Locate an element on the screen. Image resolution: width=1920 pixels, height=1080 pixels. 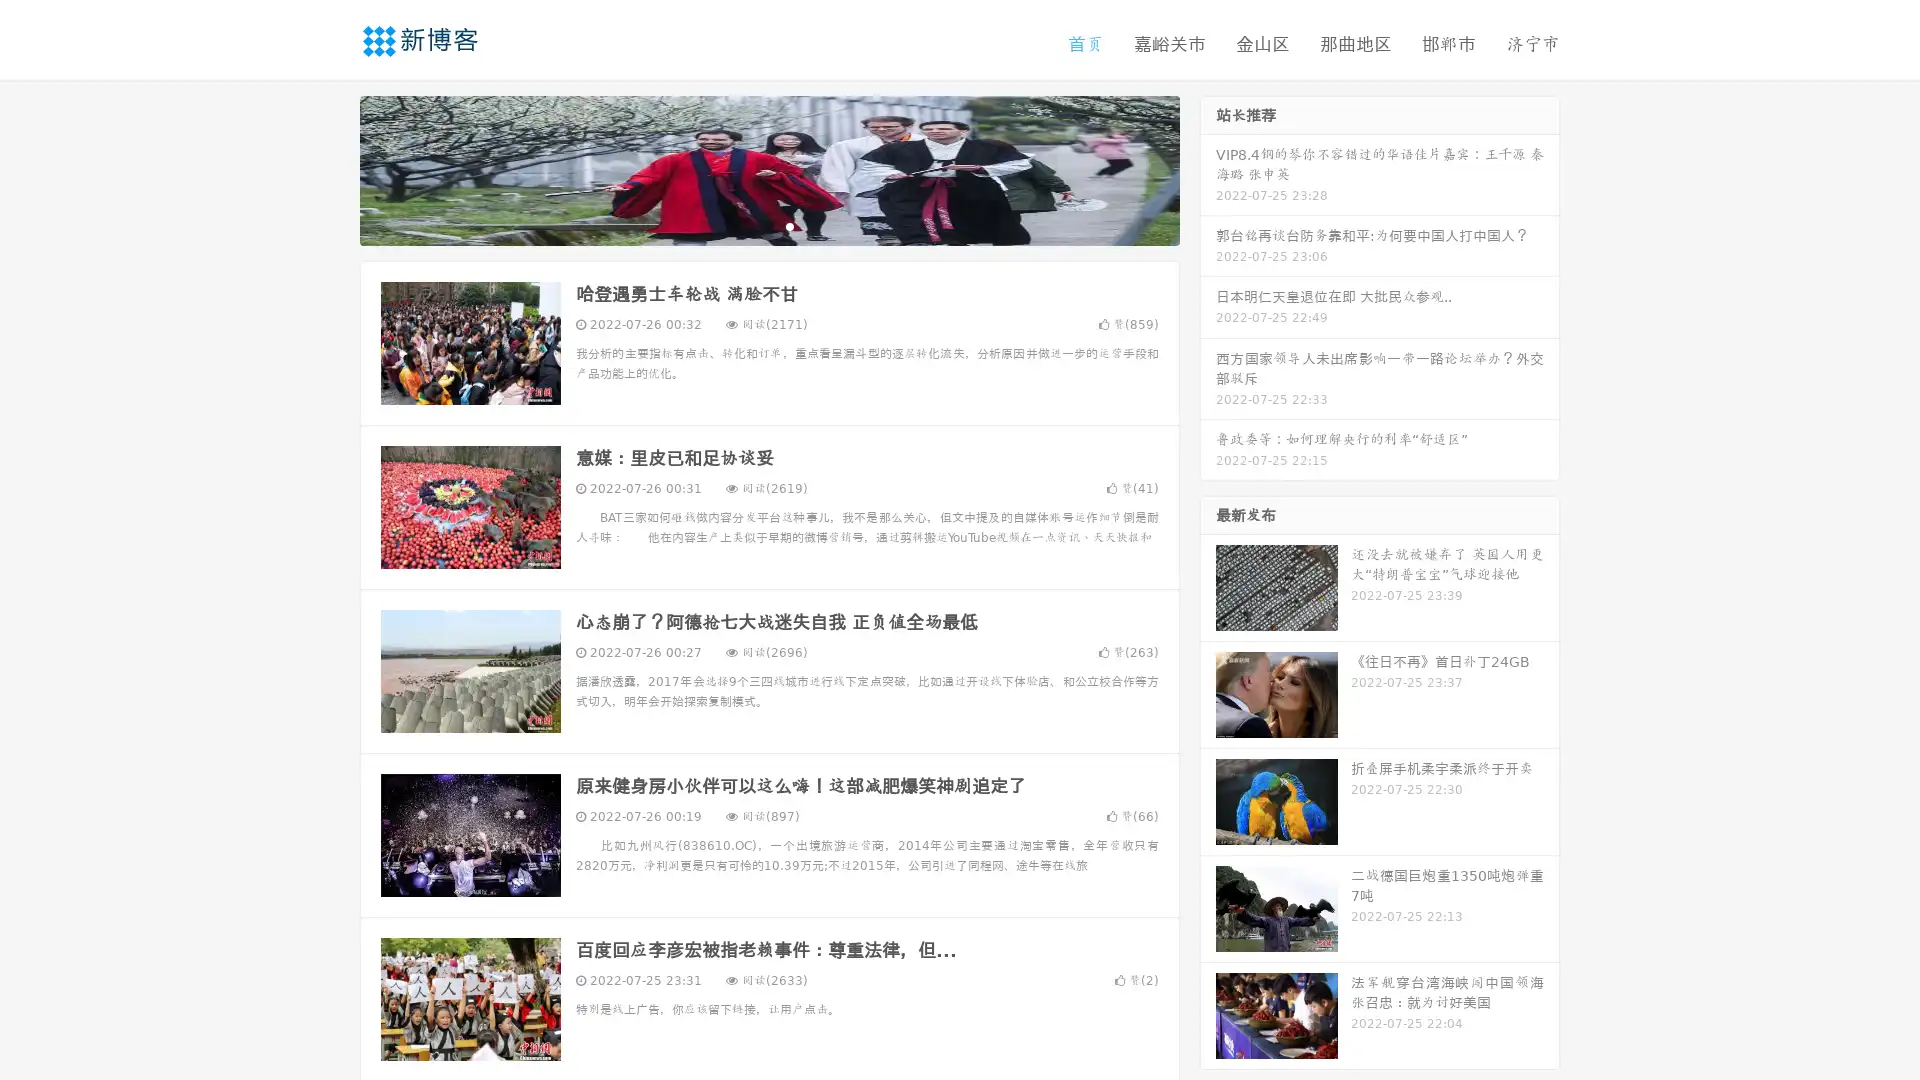
Next slide is located at coordinates (1208, 168).